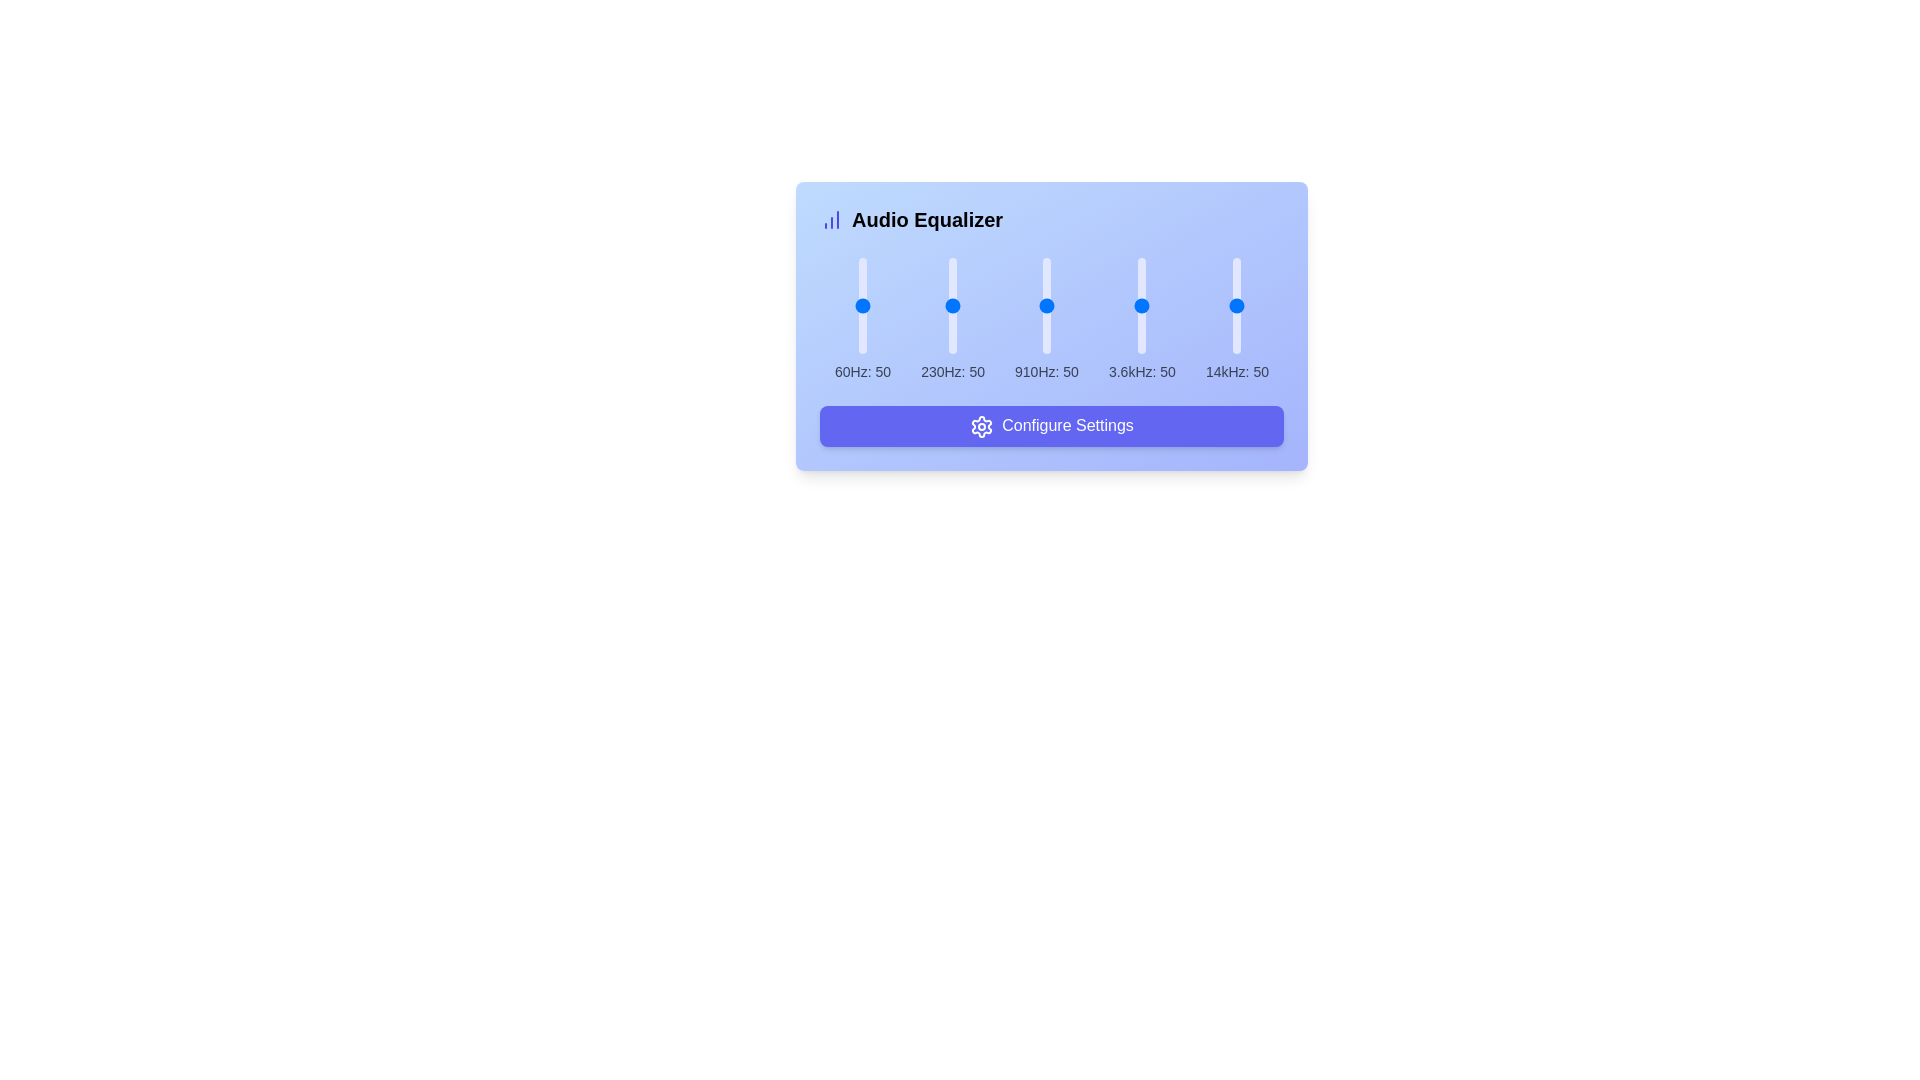  Describe the element at coordinates (1045, 261) in the screenshot. I see `the 910Hz slider` at that location.